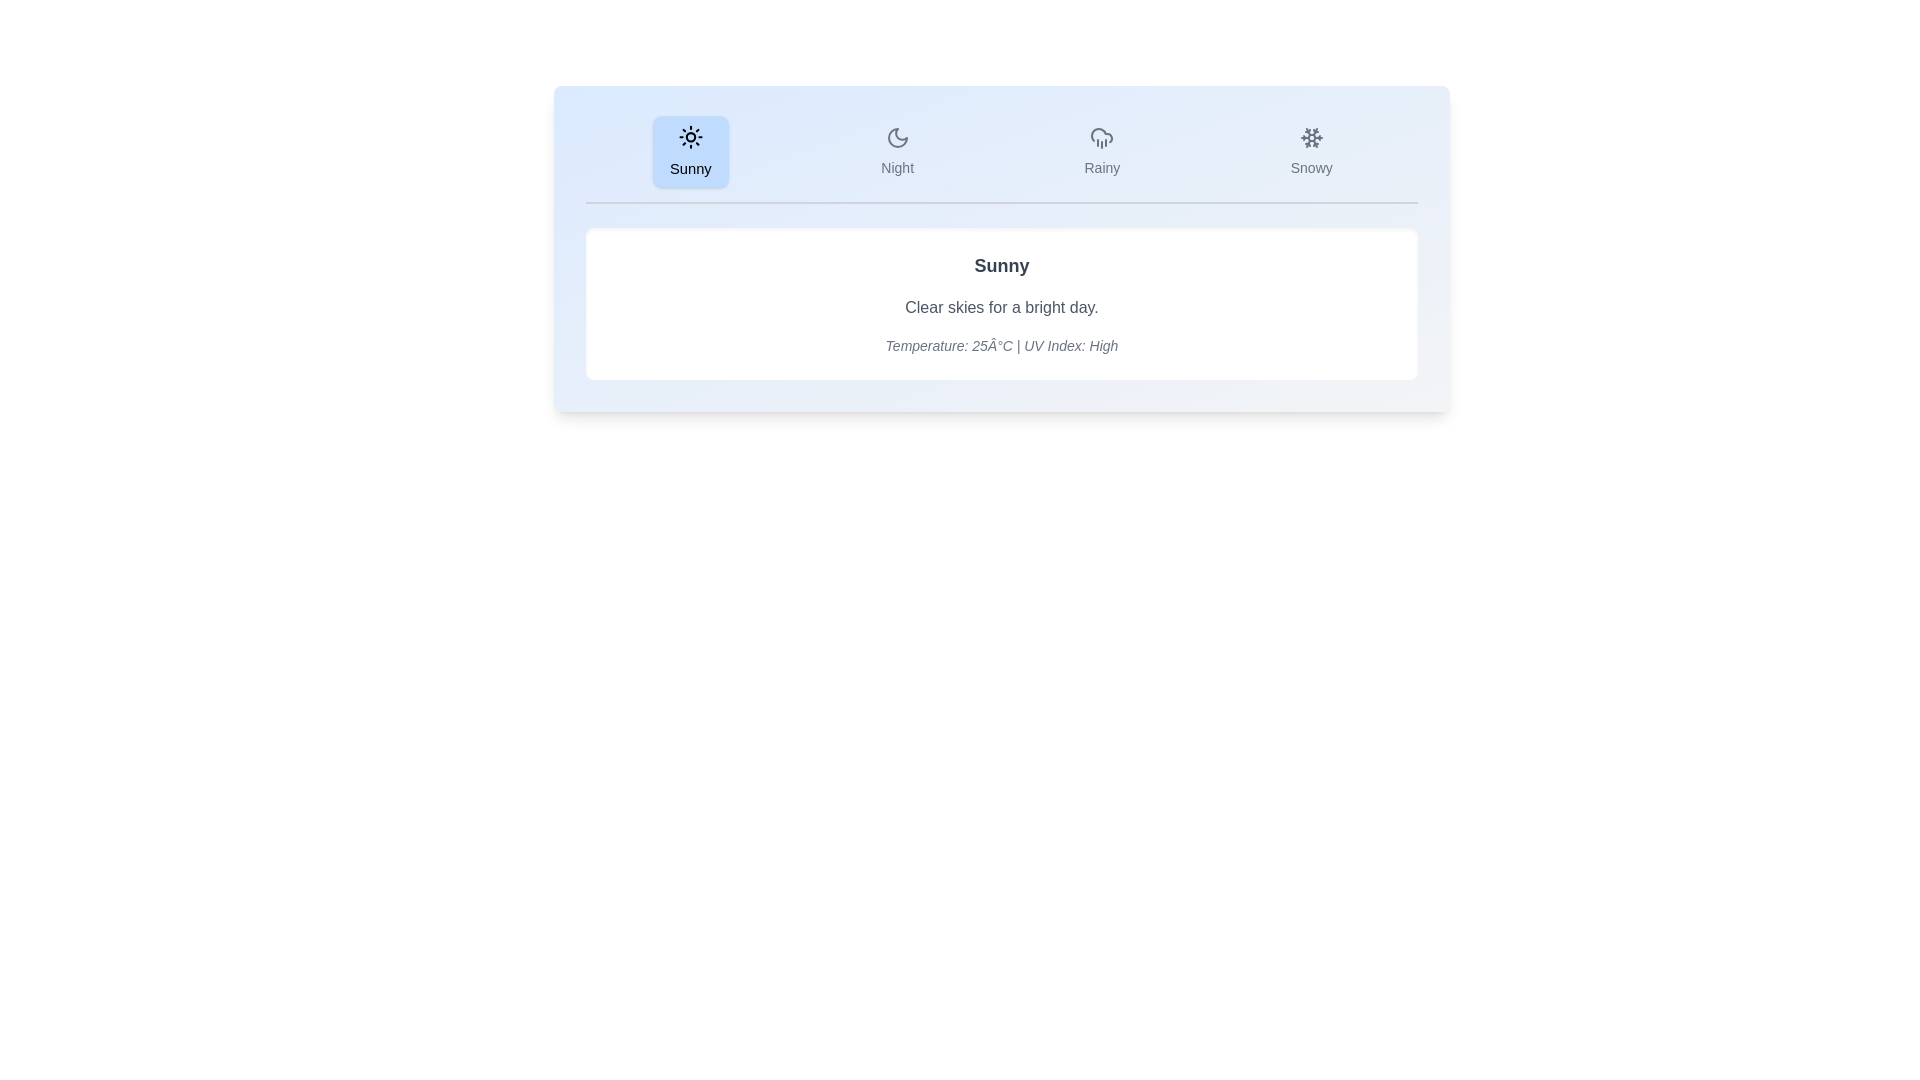 The height and width of the screenshot is (1080, 1920). I want to click on the tab corresponding to Snowy to activate it, so click(1311, 150).